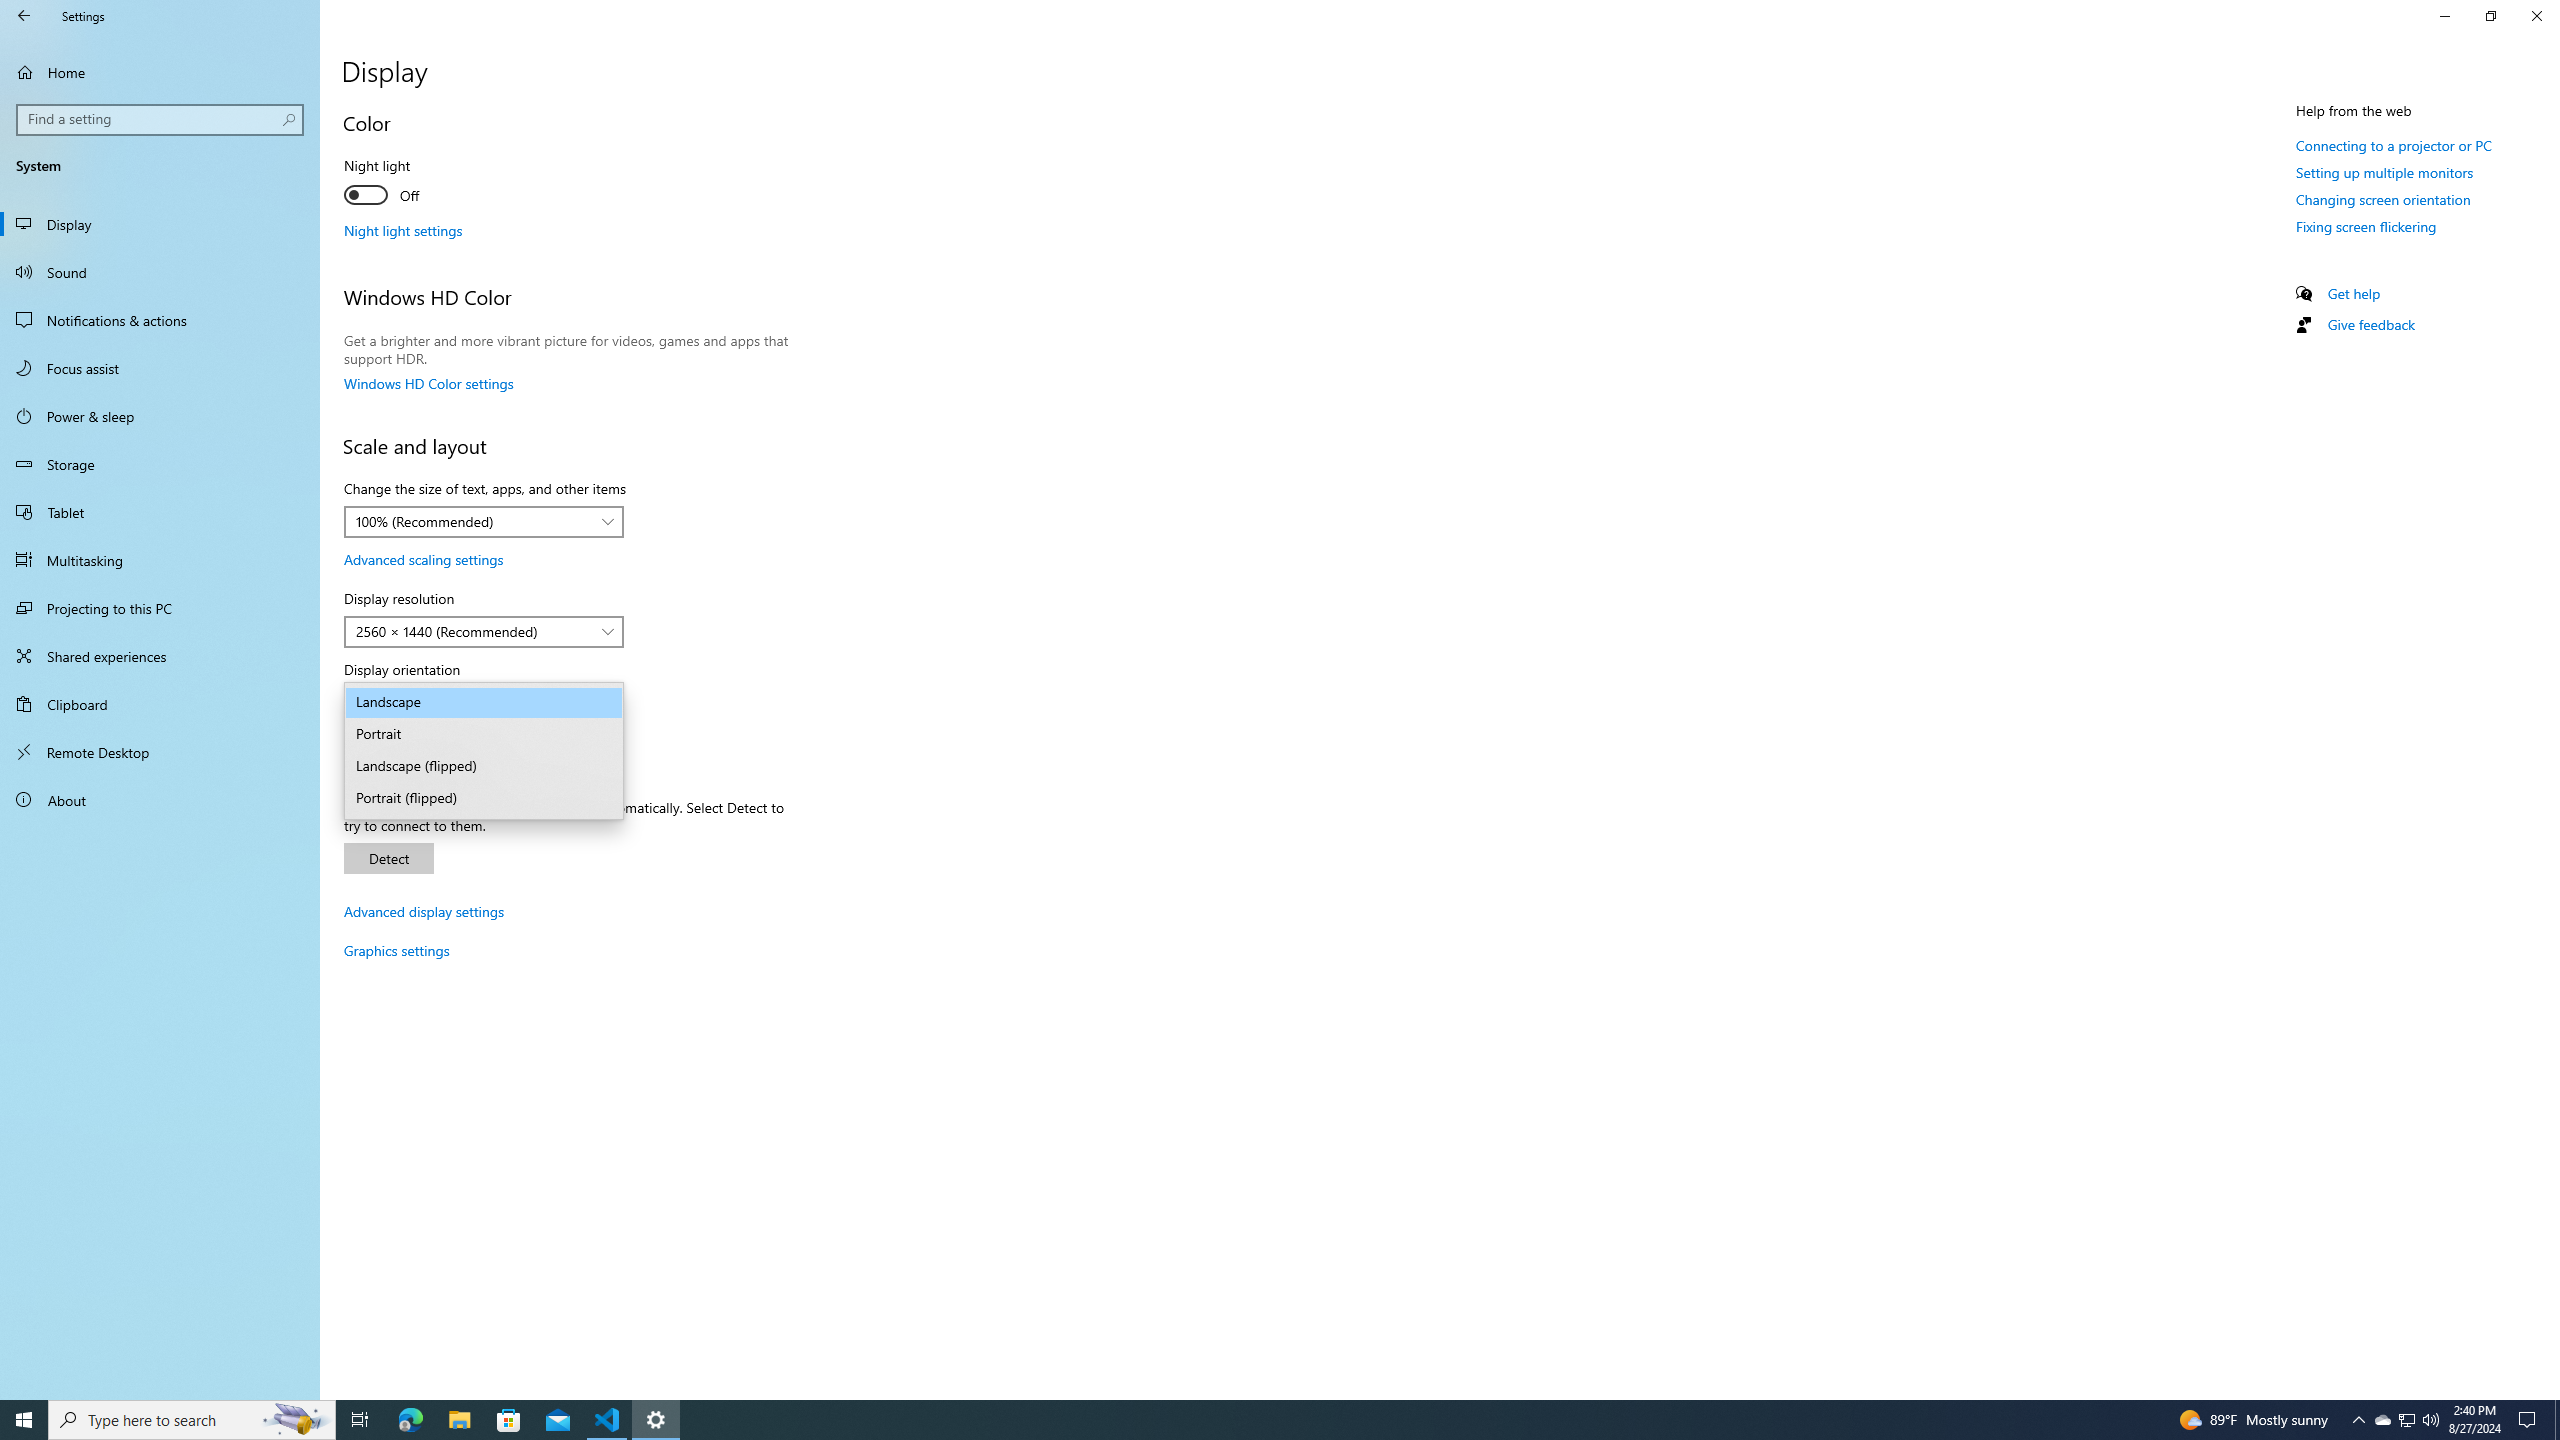  What do you see at coordinates (191, 1418) in the screenshot?
I see `'Type here to search'` at bounding box center [191, 1418].